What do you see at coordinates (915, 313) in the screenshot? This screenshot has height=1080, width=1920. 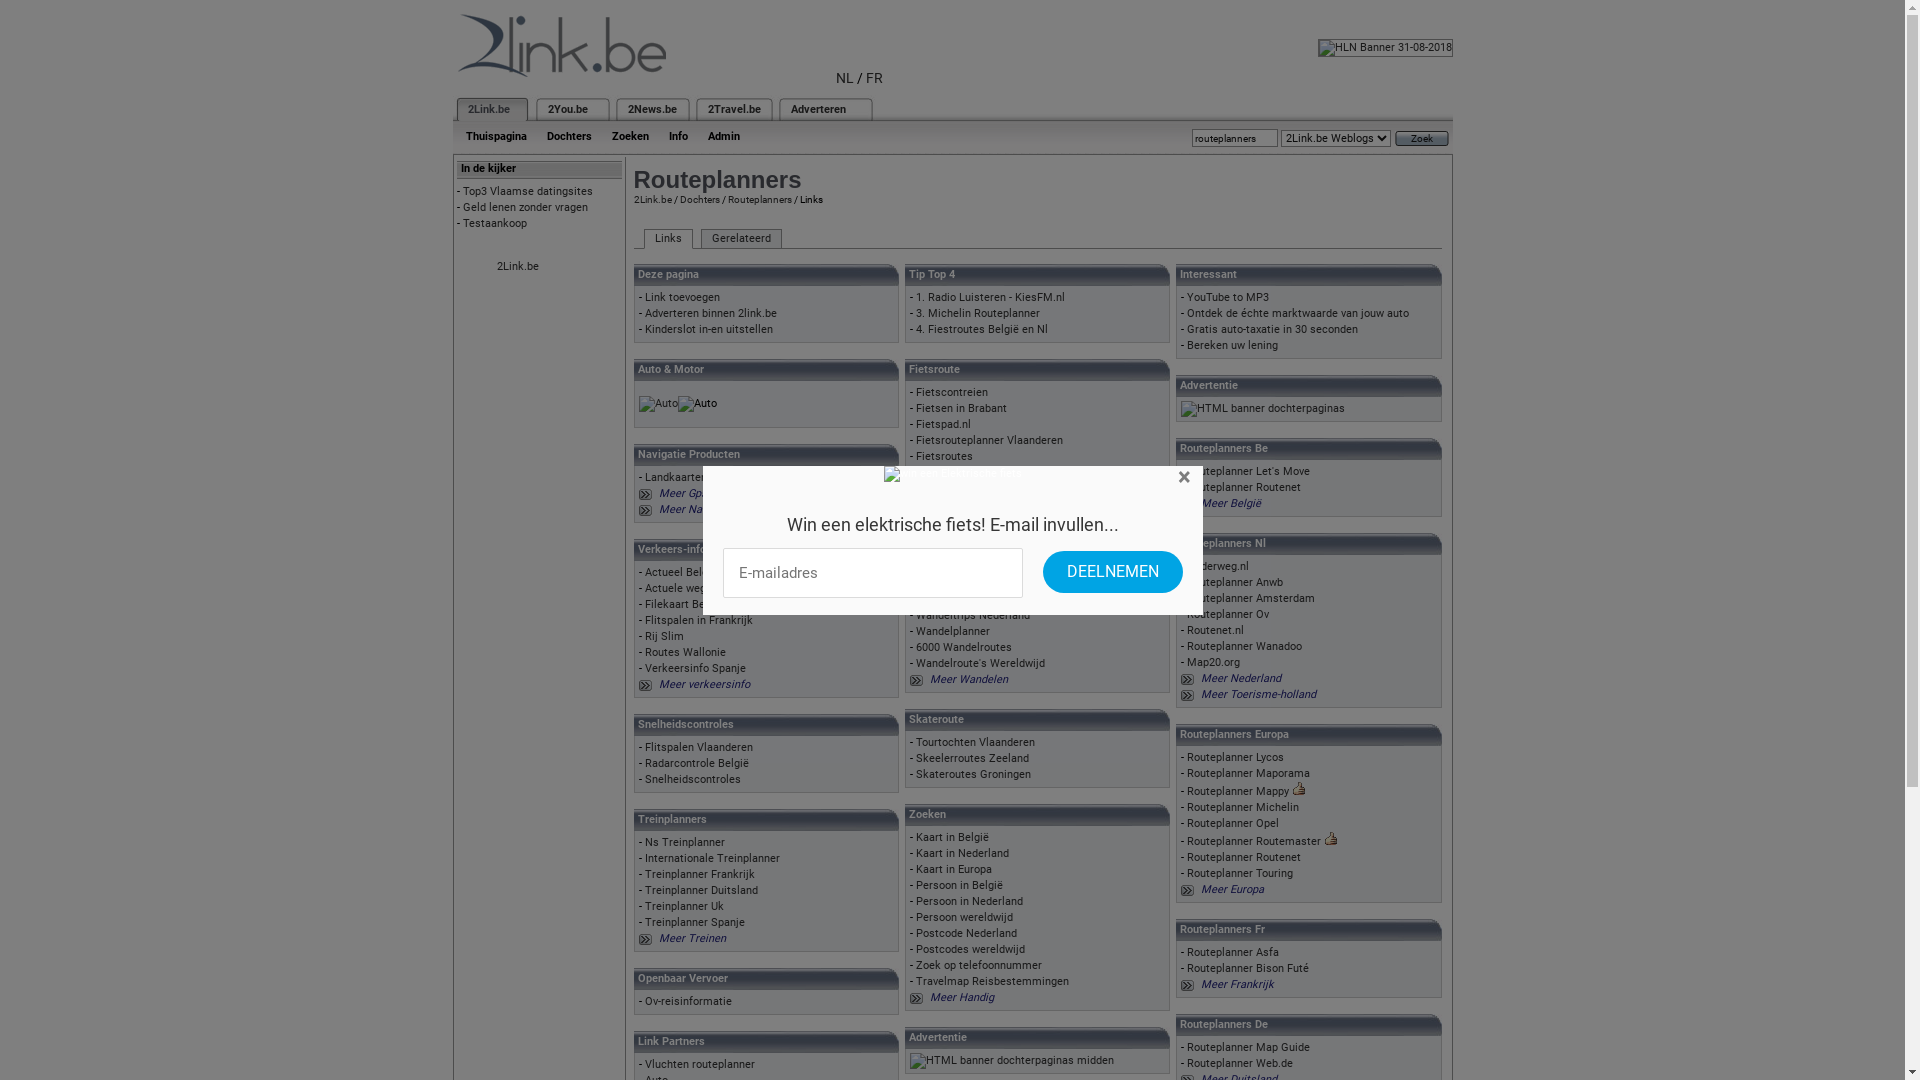 I see `'3. Michelin Routeplanner'` at bounding box center [915, 313].